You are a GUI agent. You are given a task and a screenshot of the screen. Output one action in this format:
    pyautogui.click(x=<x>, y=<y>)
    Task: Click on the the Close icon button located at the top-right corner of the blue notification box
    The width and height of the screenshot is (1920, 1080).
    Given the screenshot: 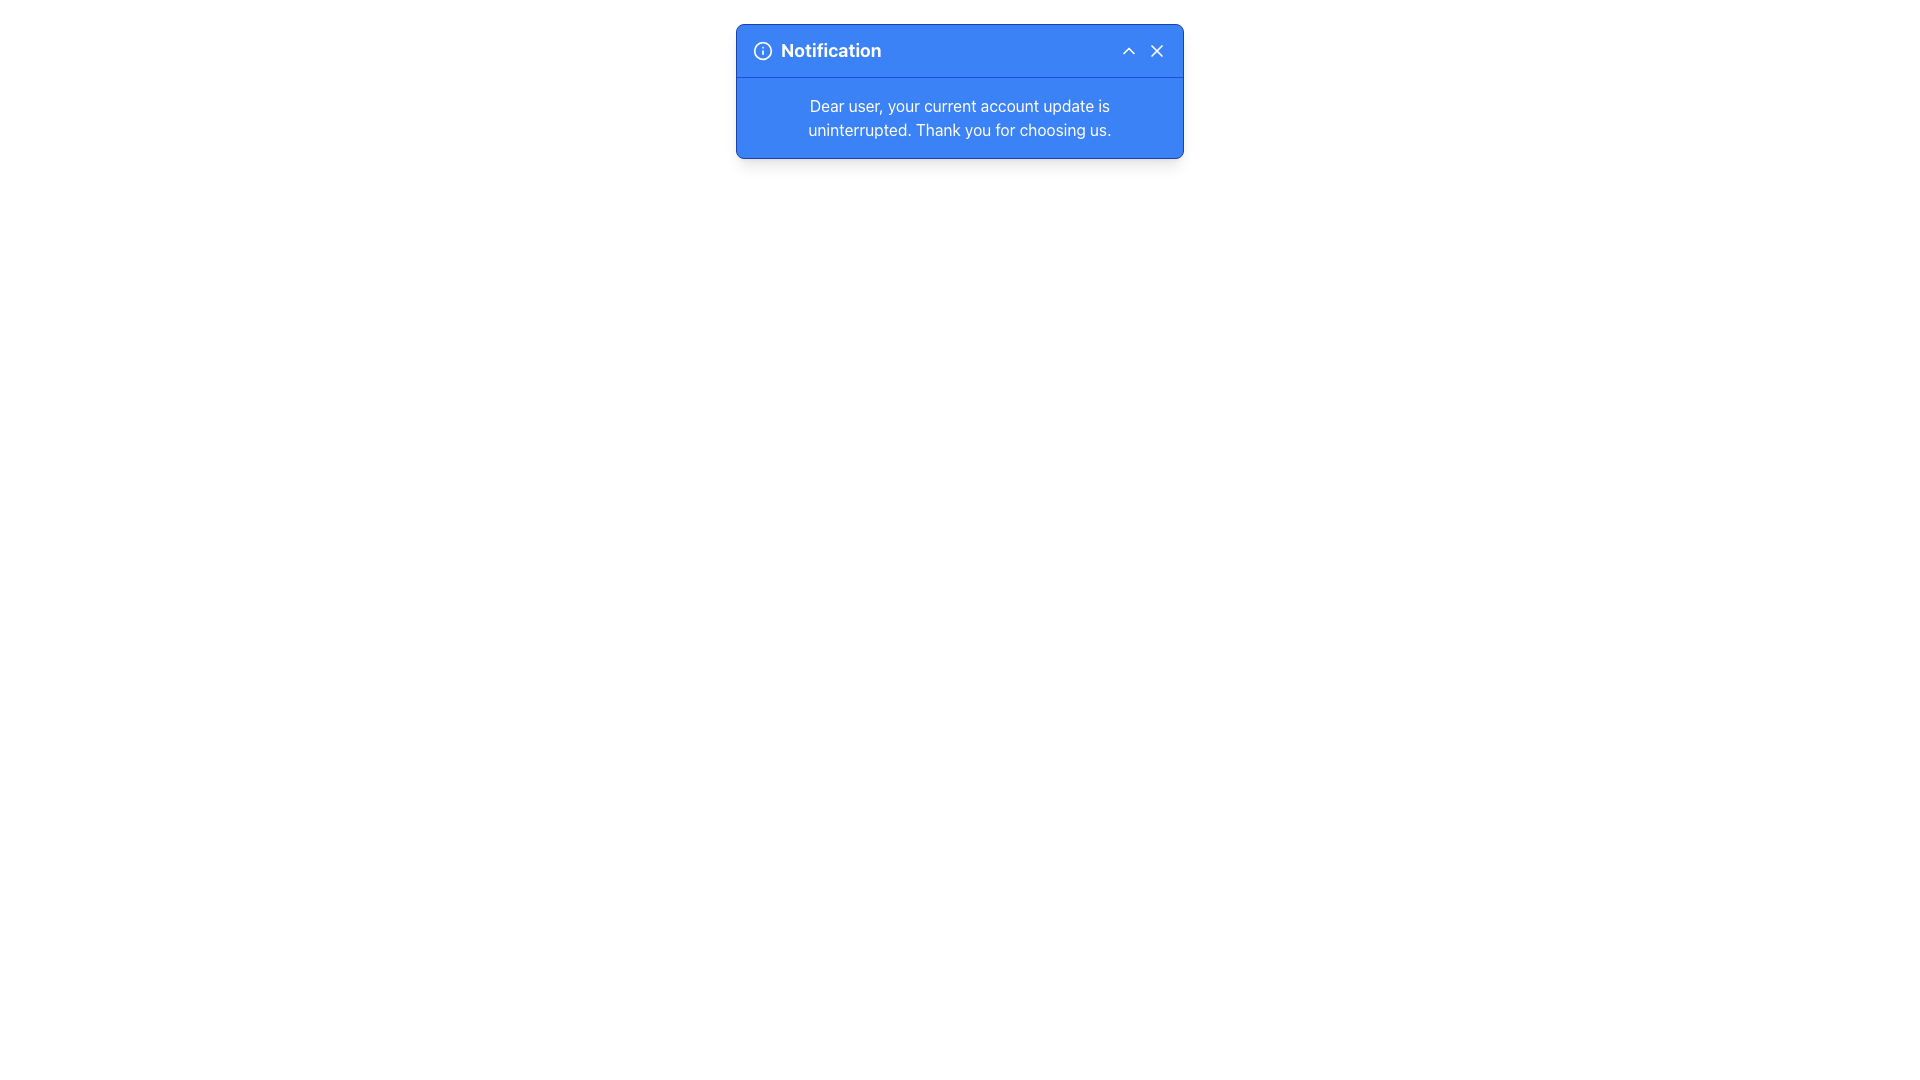 What is the action you would take?
    pyautogui.click(x=1156, y=49)
    